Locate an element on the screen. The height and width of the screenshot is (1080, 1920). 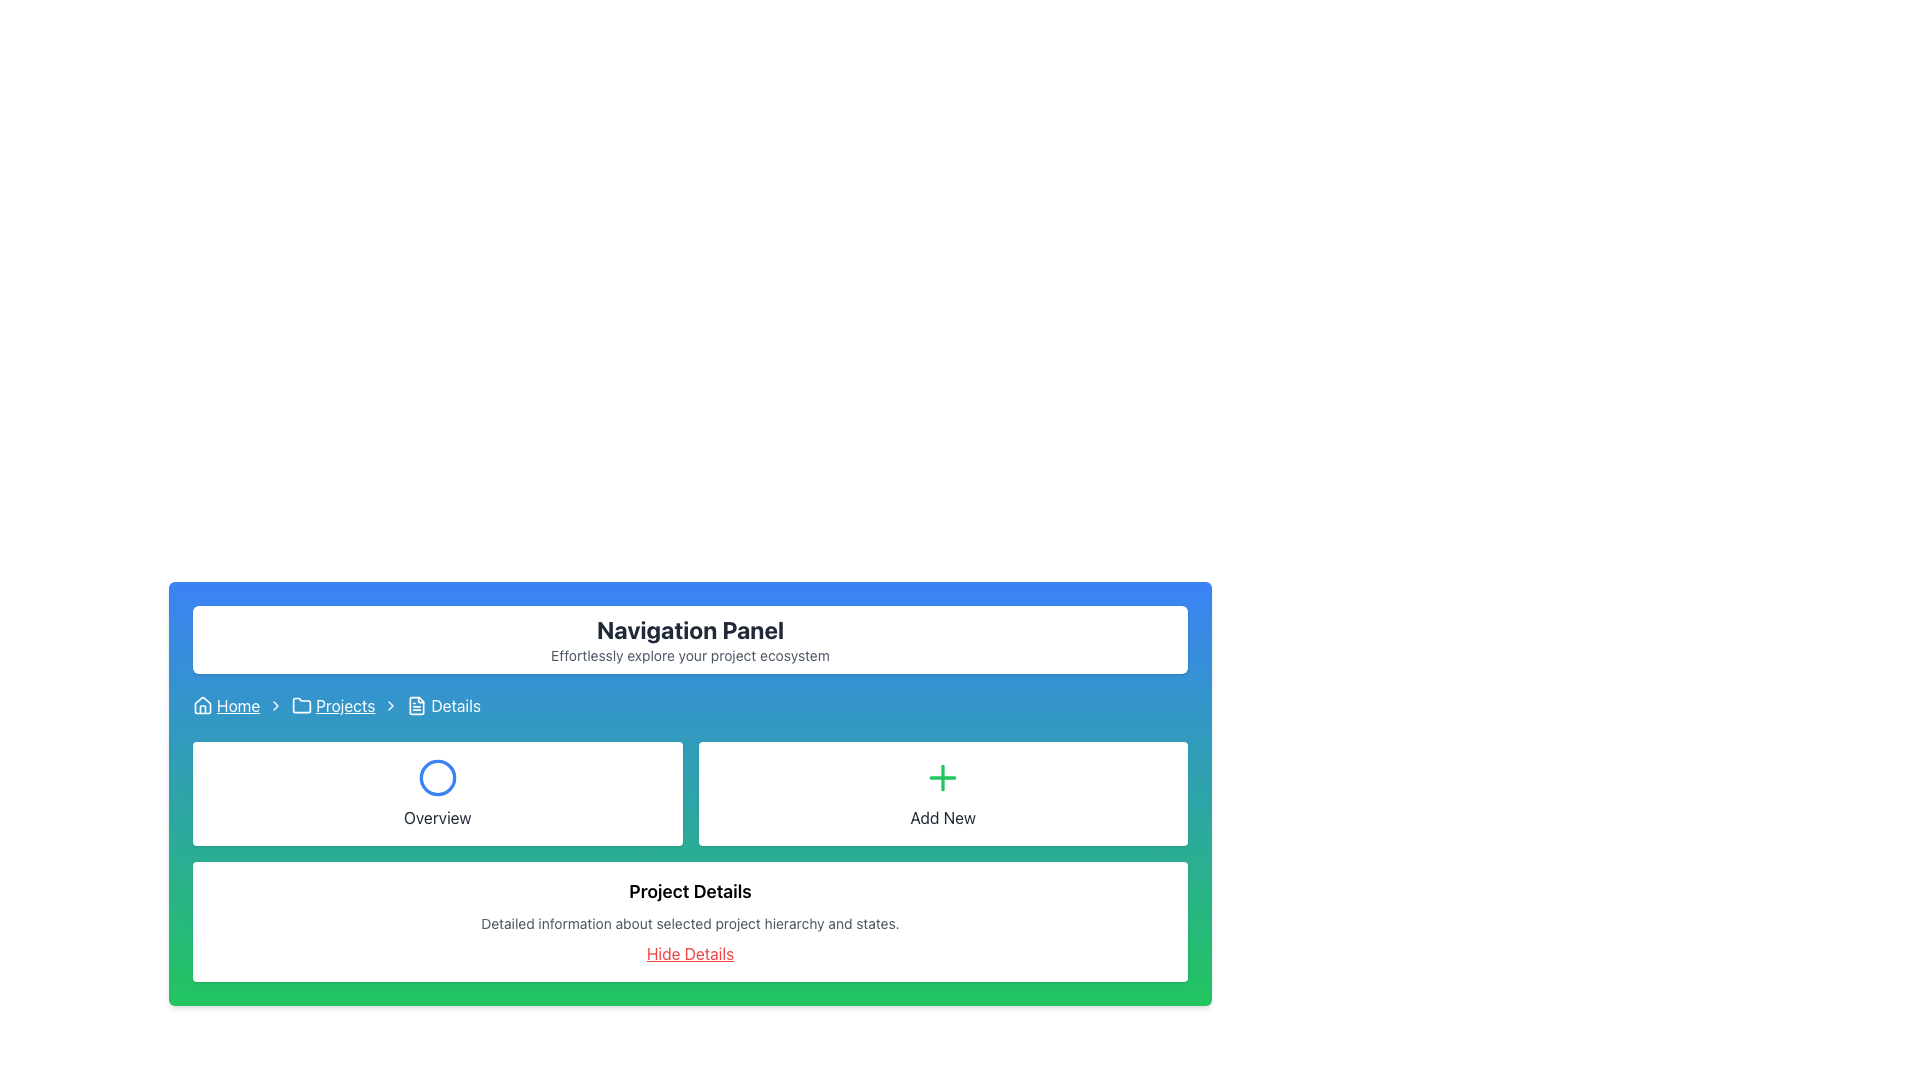
the document icon in the breadcrumb trail, which is styled as a white-lined SVG on a blue background, positioned before the 'Details' text is located at coordinates (416, 704).